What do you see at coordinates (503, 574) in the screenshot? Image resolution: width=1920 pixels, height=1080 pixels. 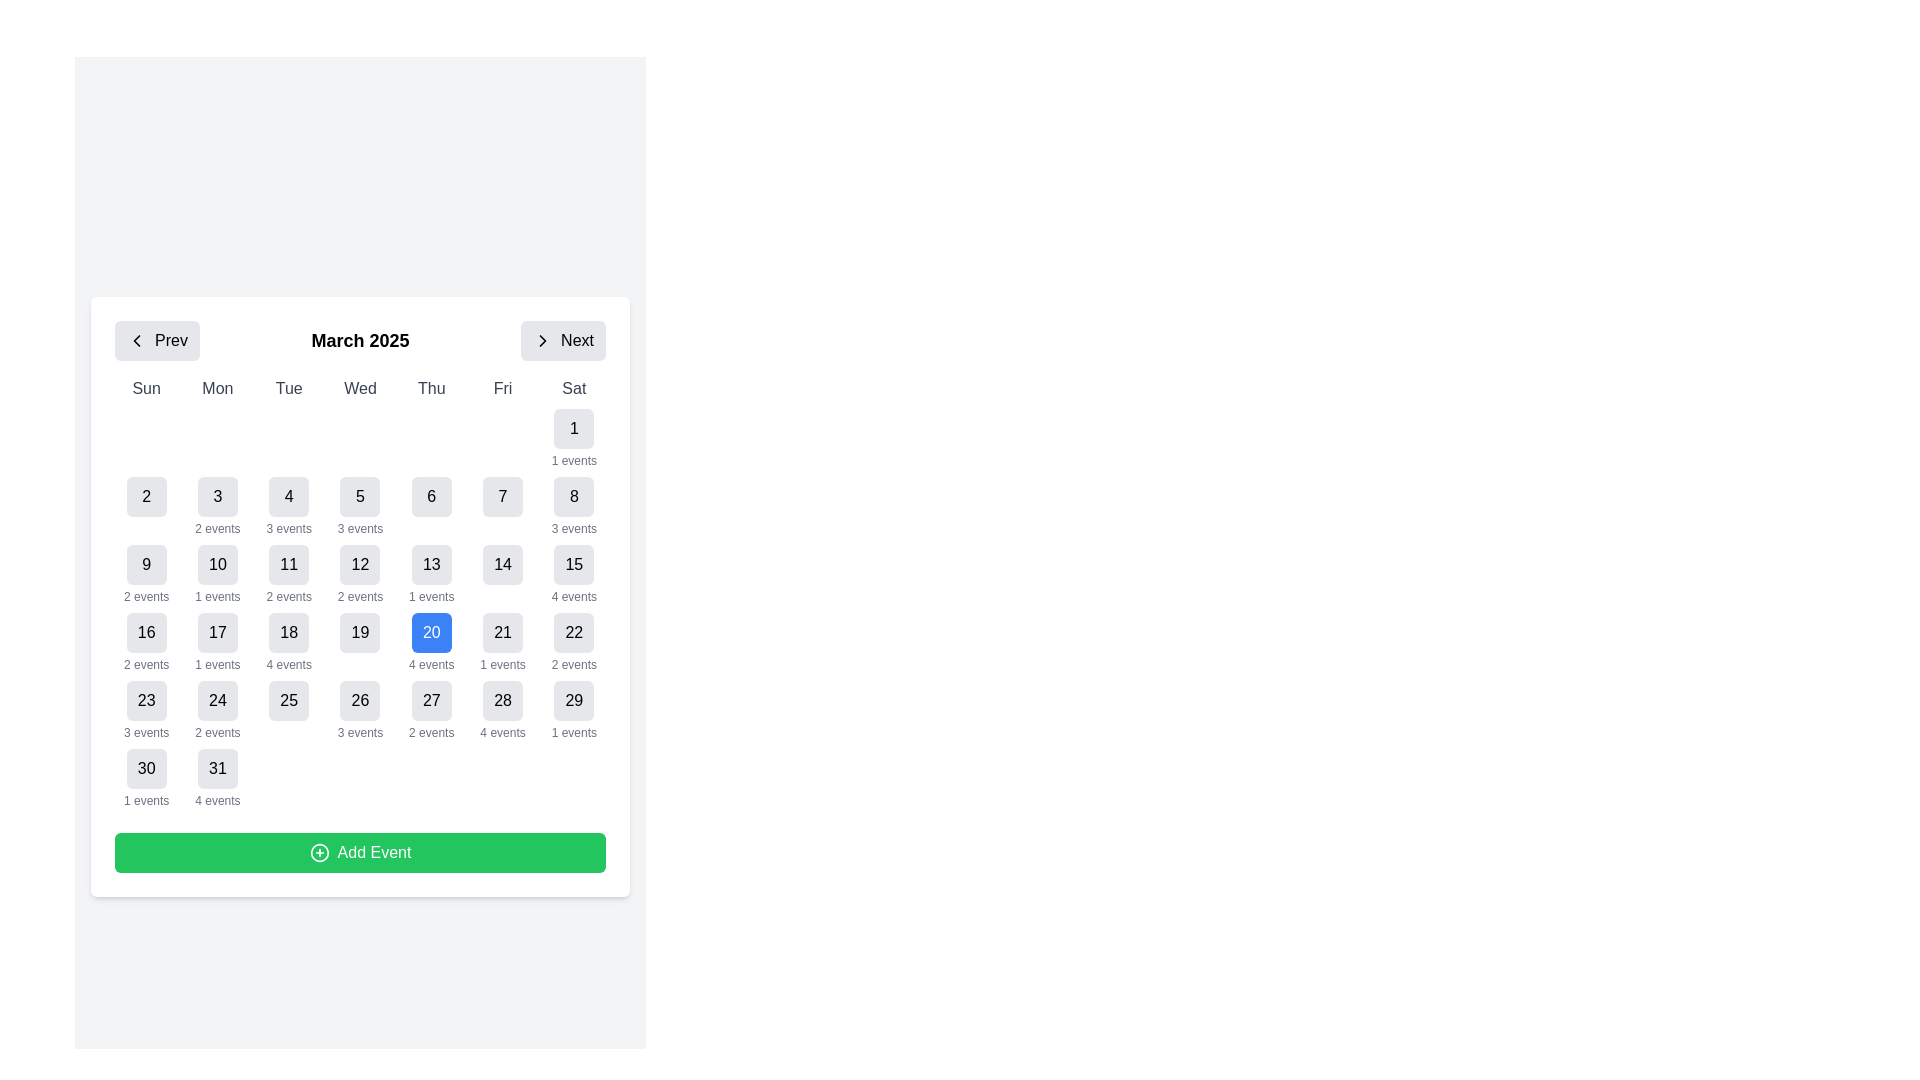 I see `the square button with a rounded border displaying the number '14'` at bounding box center [503, 574].